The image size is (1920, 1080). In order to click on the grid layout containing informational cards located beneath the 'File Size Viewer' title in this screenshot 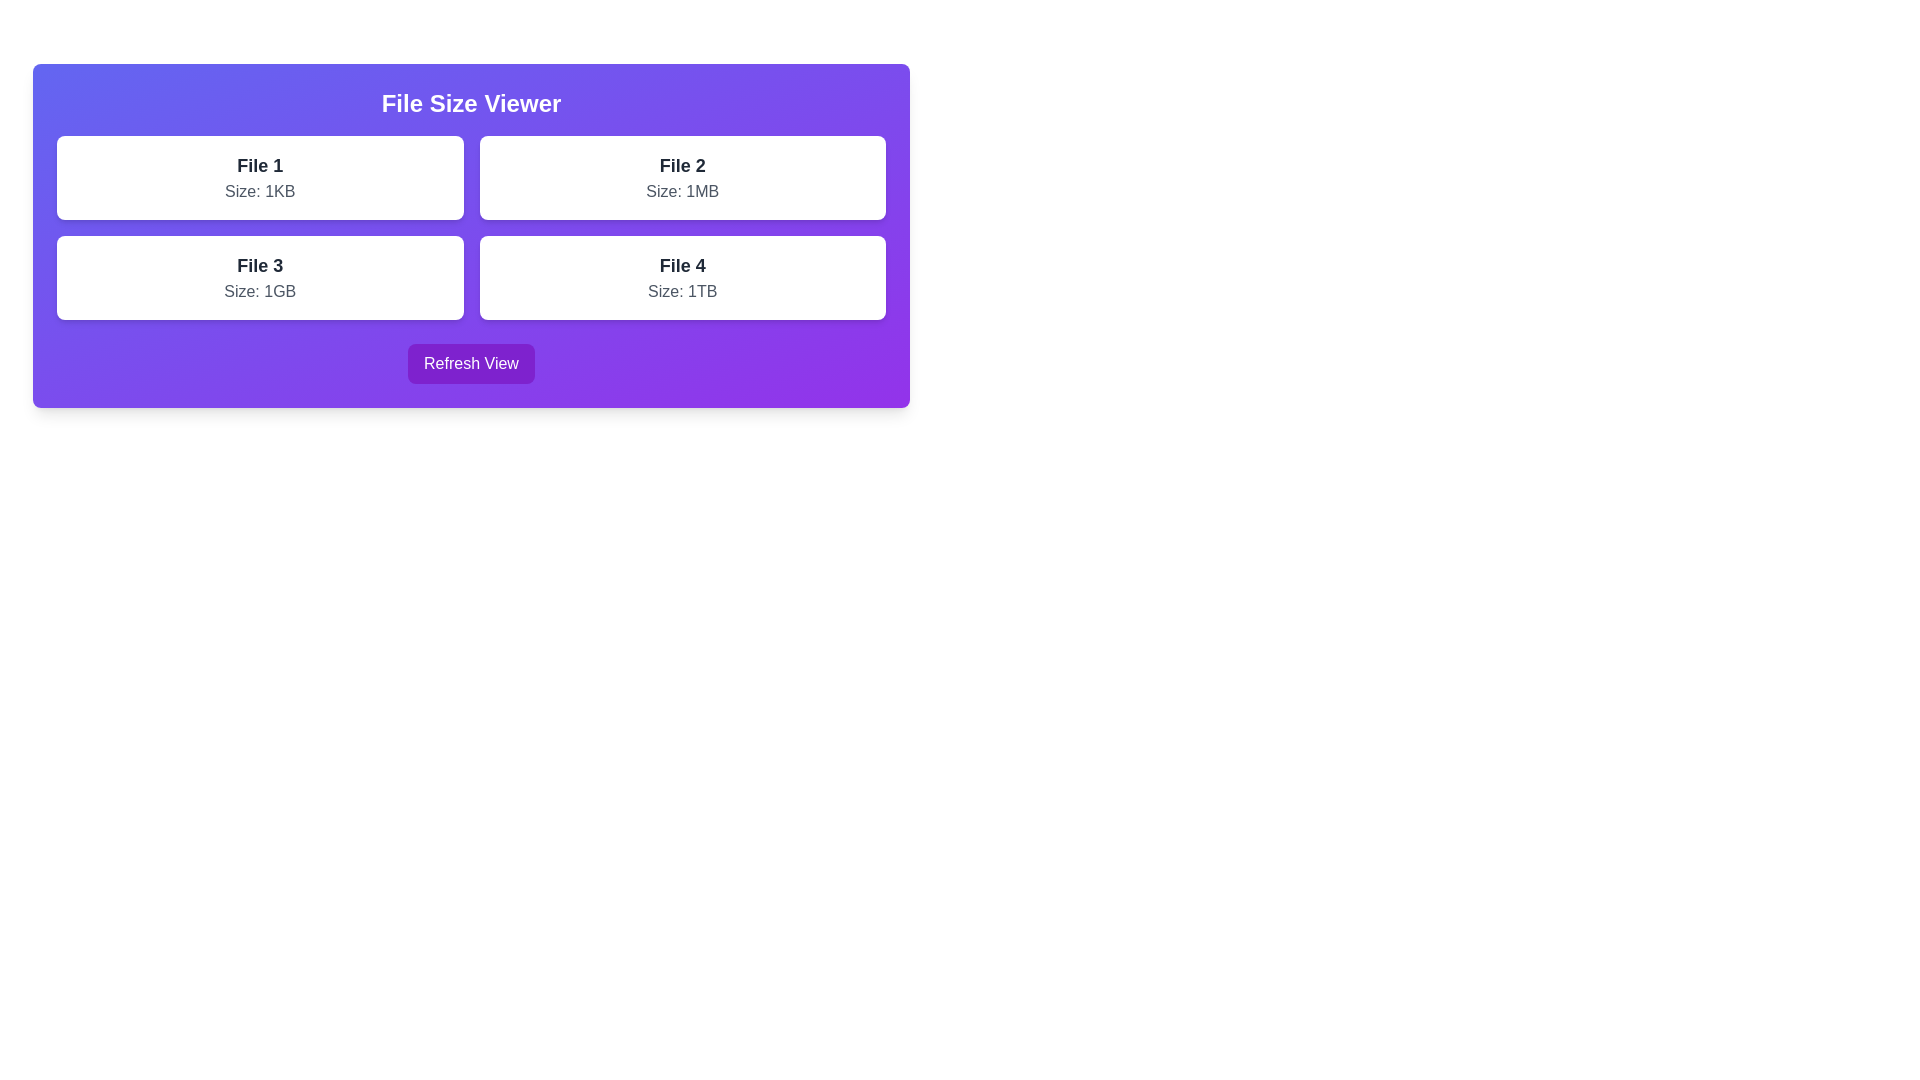, I will do `click(470, 226)`.